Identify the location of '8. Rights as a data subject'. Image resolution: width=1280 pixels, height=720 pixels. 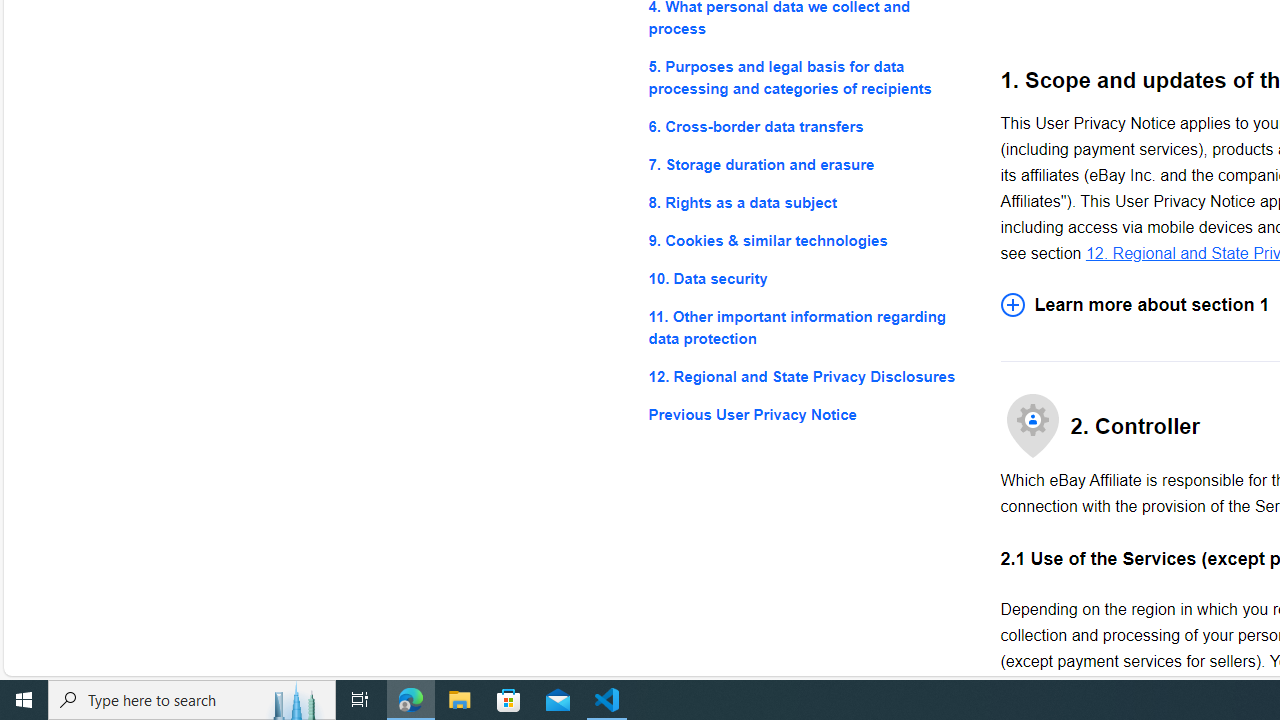
(808, 203).